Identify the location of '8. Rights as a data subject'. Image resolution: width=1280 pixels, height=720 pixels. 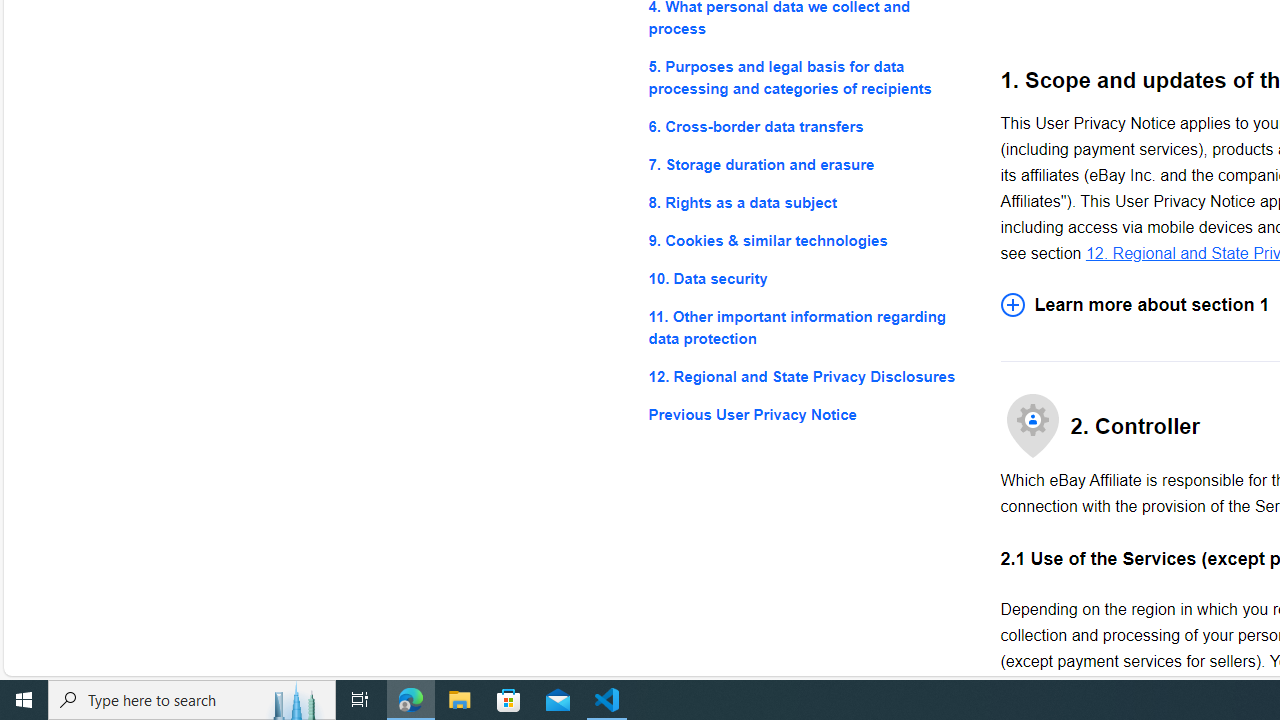
(808, 203).